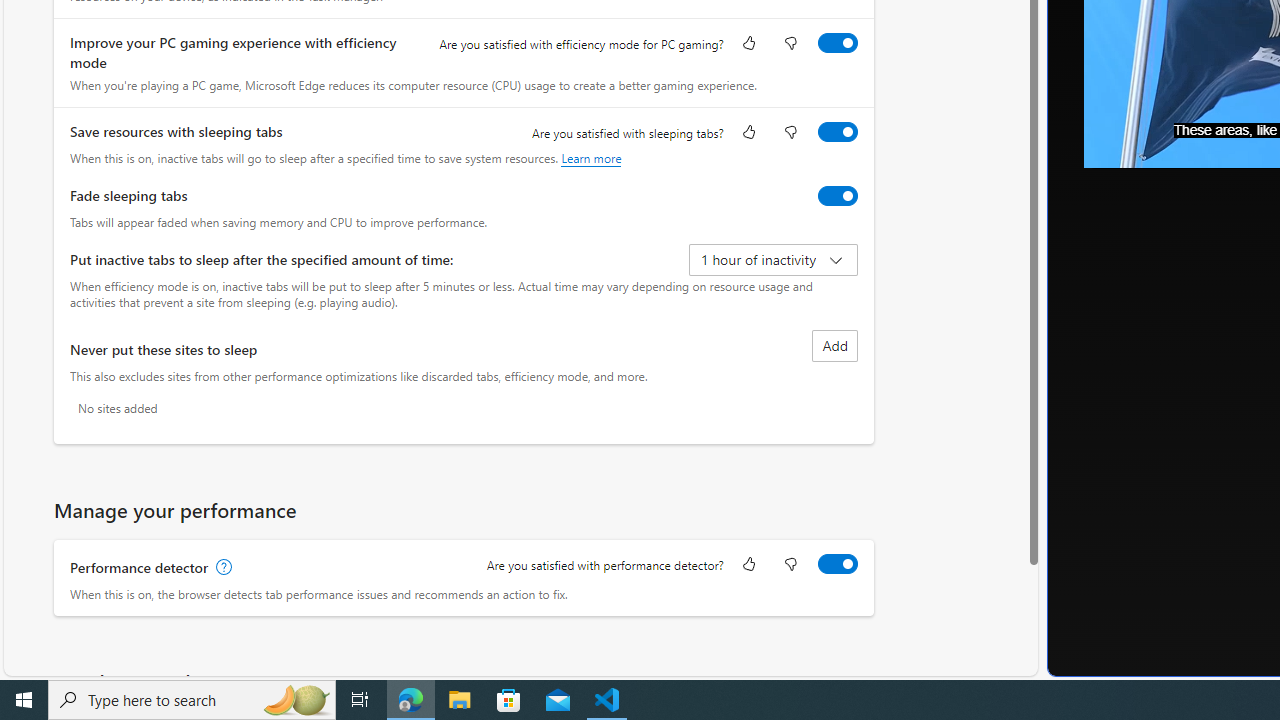  I want to click on 'Like', so click(747, 565).